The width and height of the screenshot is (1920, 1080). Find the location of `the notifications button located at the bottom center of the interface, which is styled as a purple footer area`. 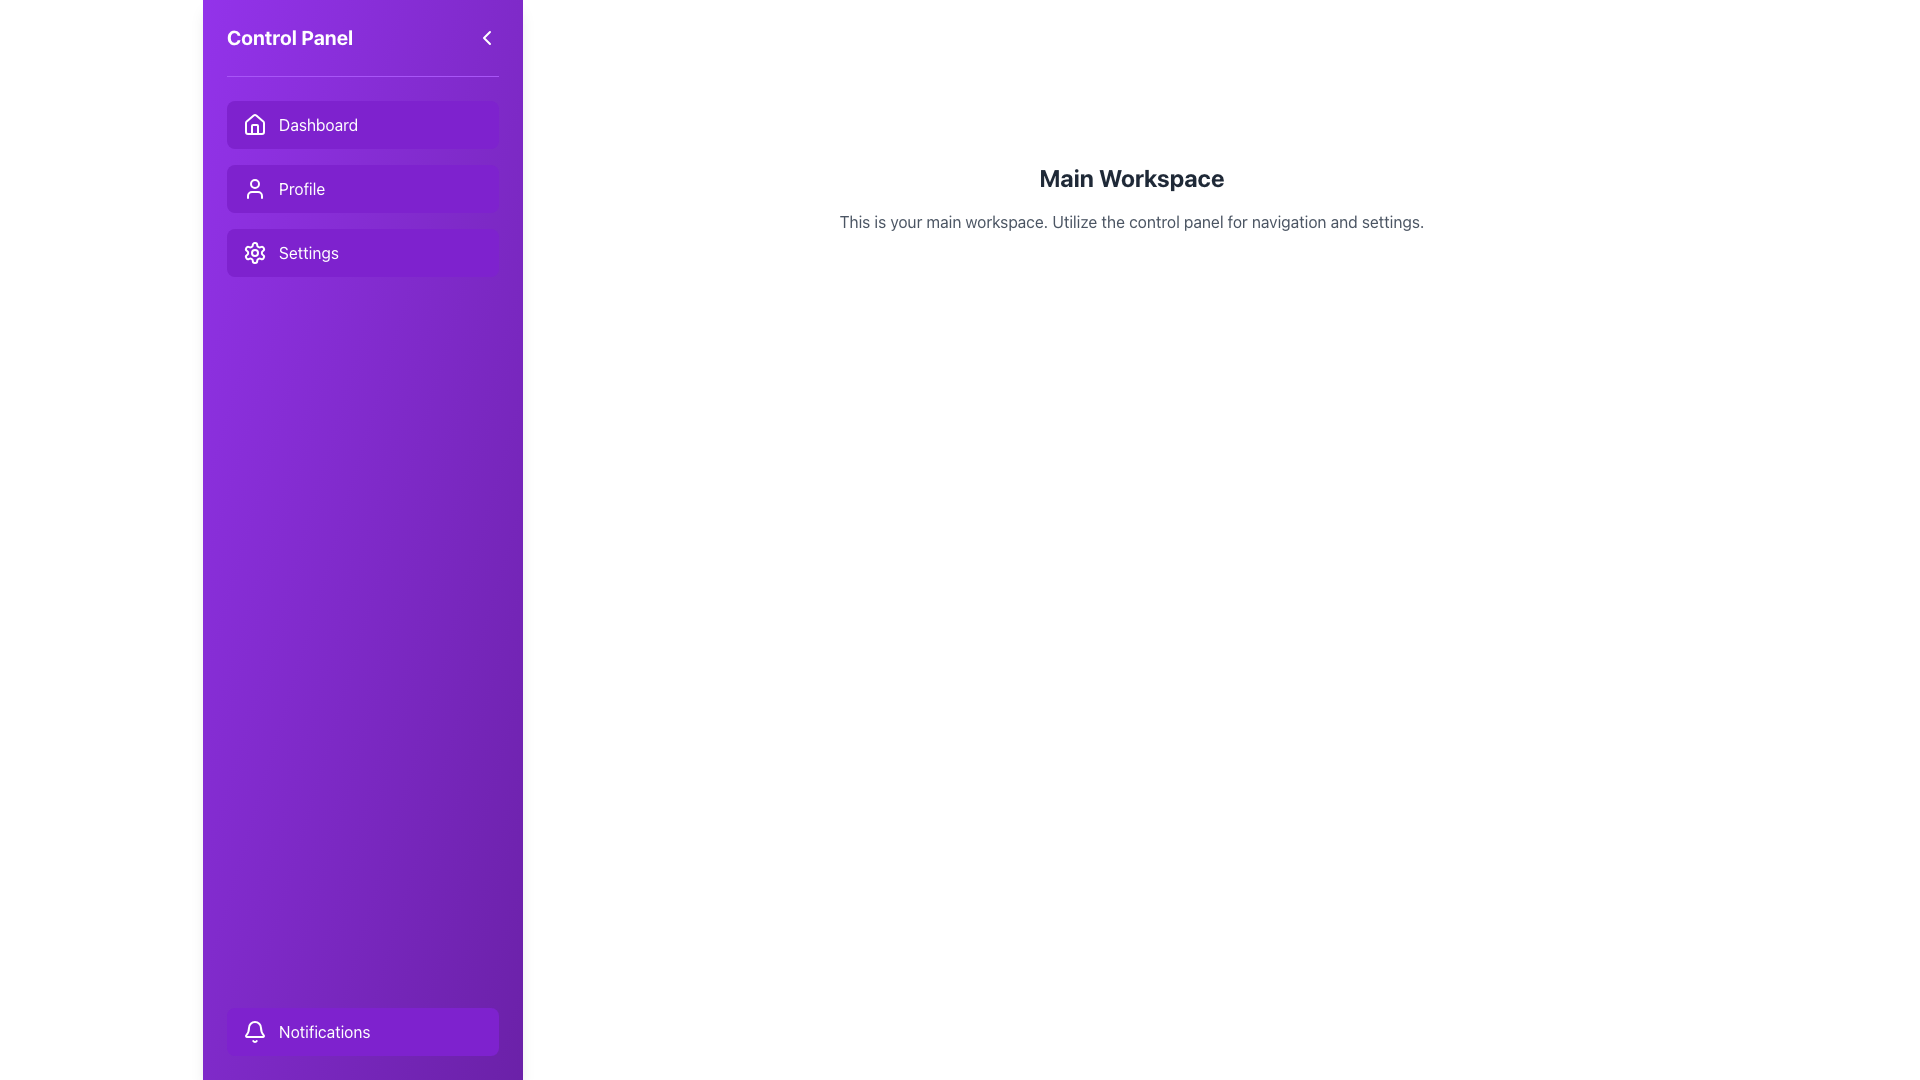

the notifications button located at the bottom center of the interface, which is styled as a purple footer area is located at coordinates (363, 1032).